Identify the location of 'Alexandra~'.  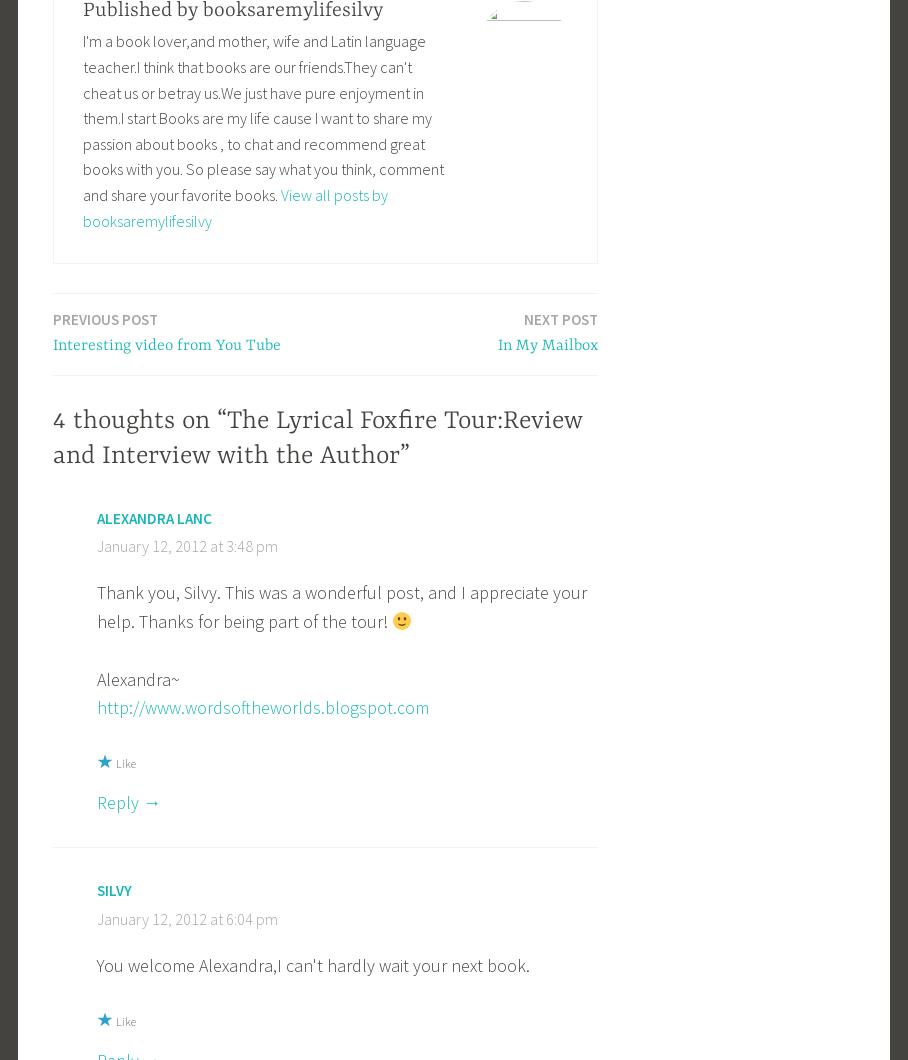
(95, 677).